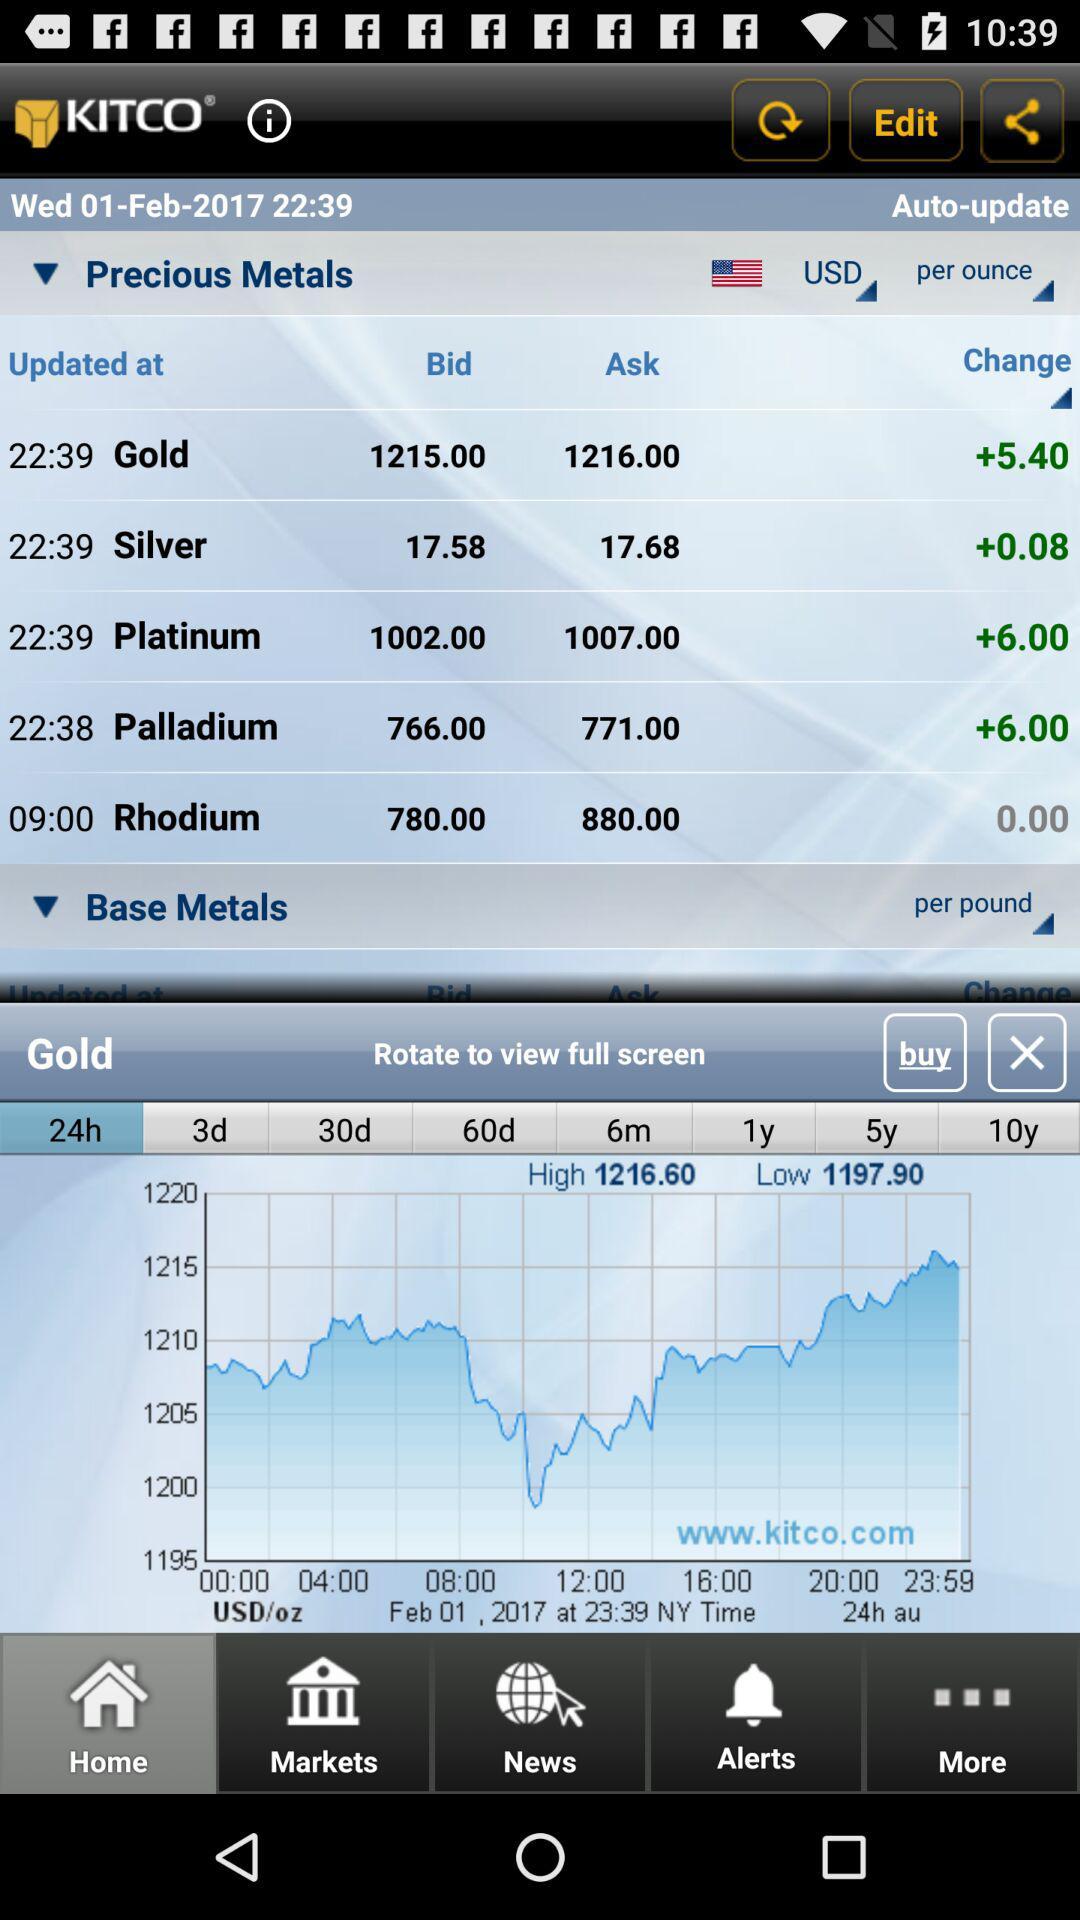 This screenshot has height=1920, width=1080. What do you see at coordinates (268, 128) in the screenshot?
I see `the info icon` at bounding box center [268, 128].